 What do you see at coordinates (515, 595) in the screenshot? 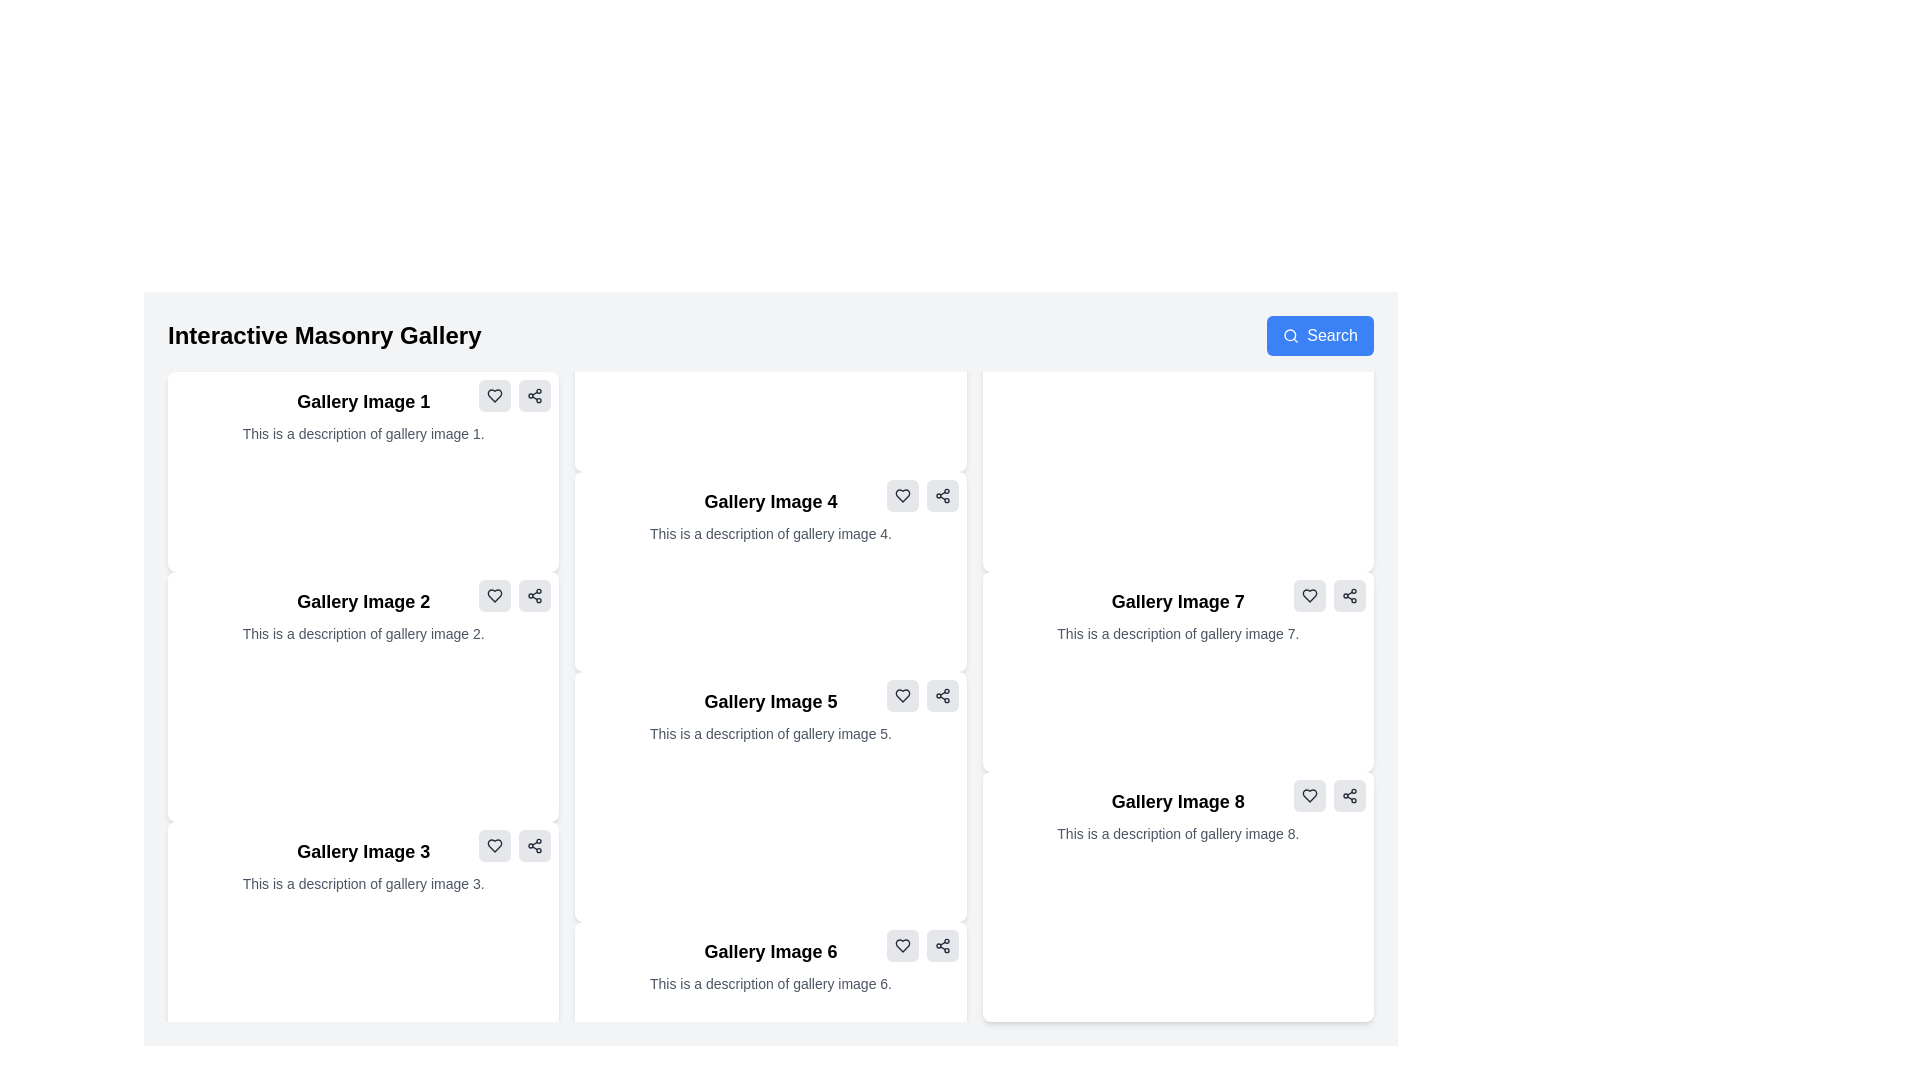
I see `the share icon located in the button group at the top-right of the 'Gallery Image 2' box` at bounding box center [515, 595].